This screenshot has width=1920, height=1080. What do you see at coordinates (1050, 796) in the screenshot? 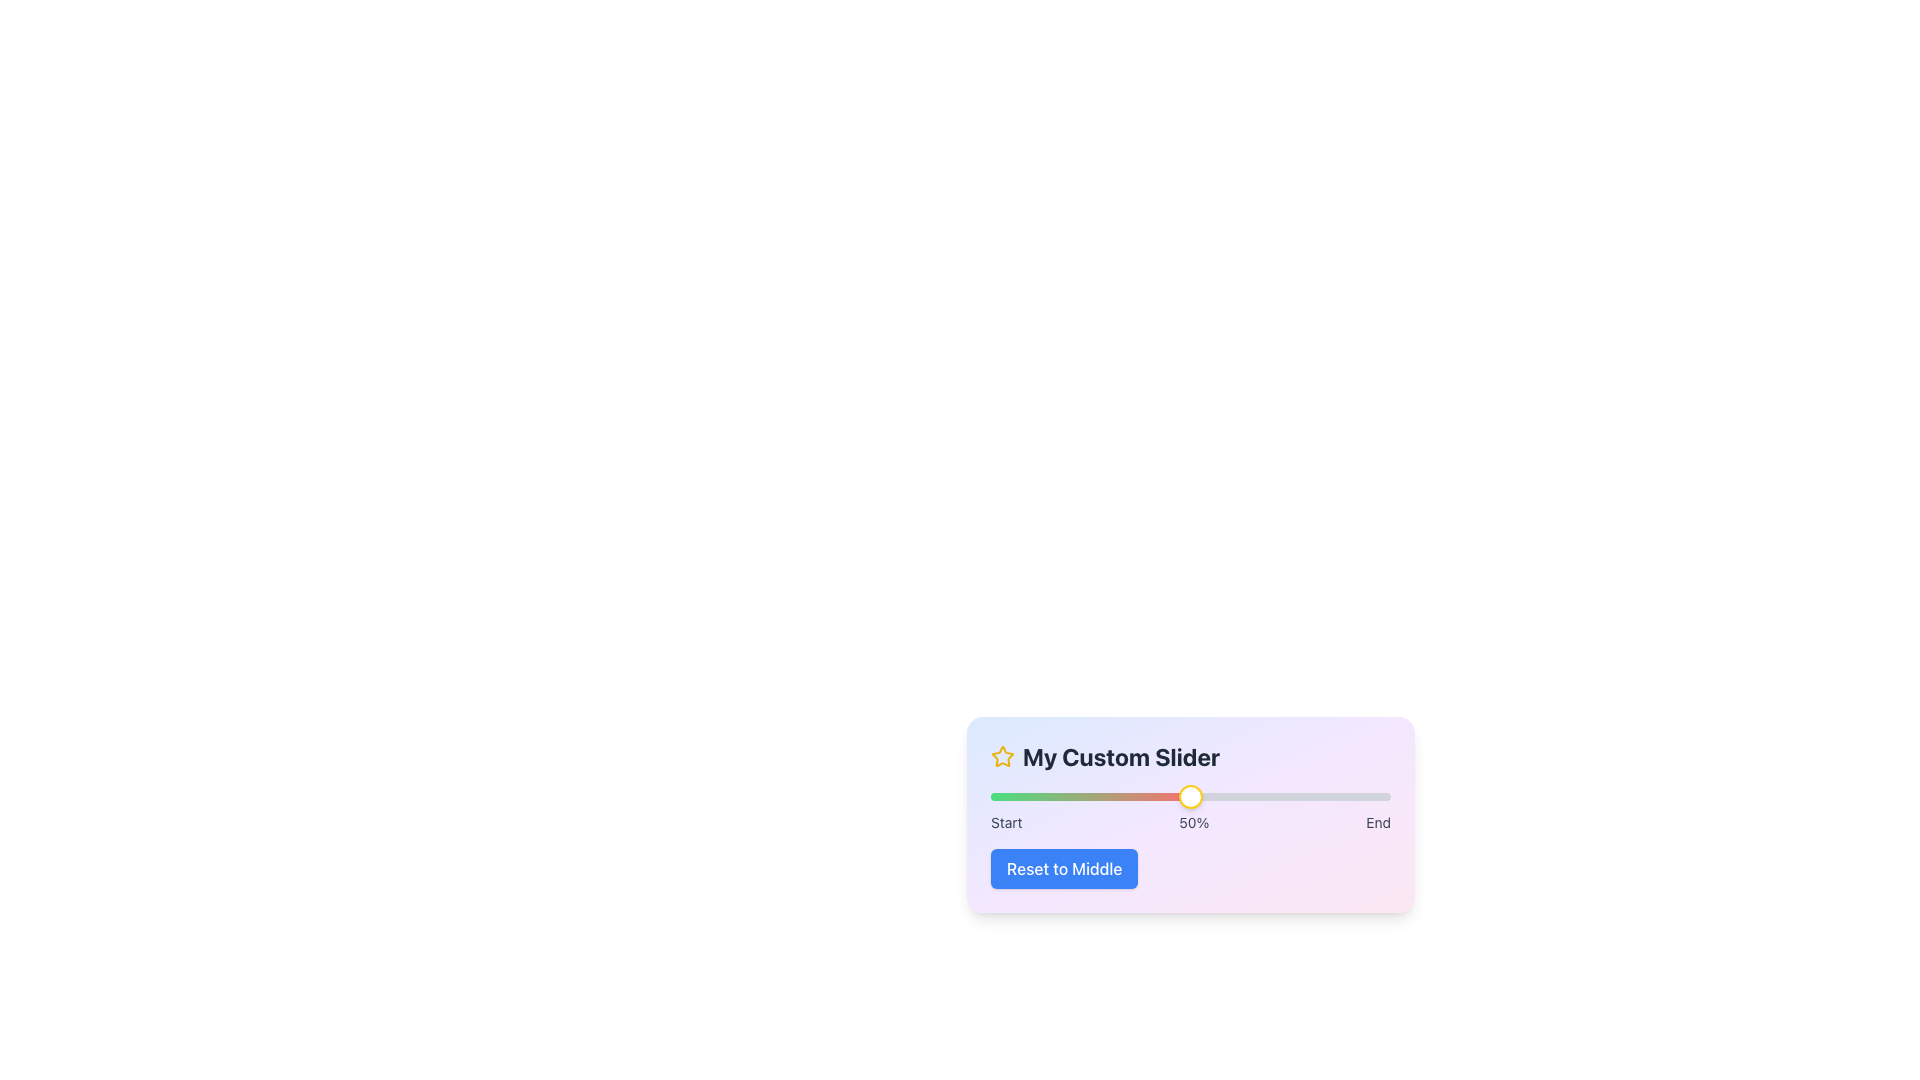
I see `the slider` at bounding box center [1050, 796].